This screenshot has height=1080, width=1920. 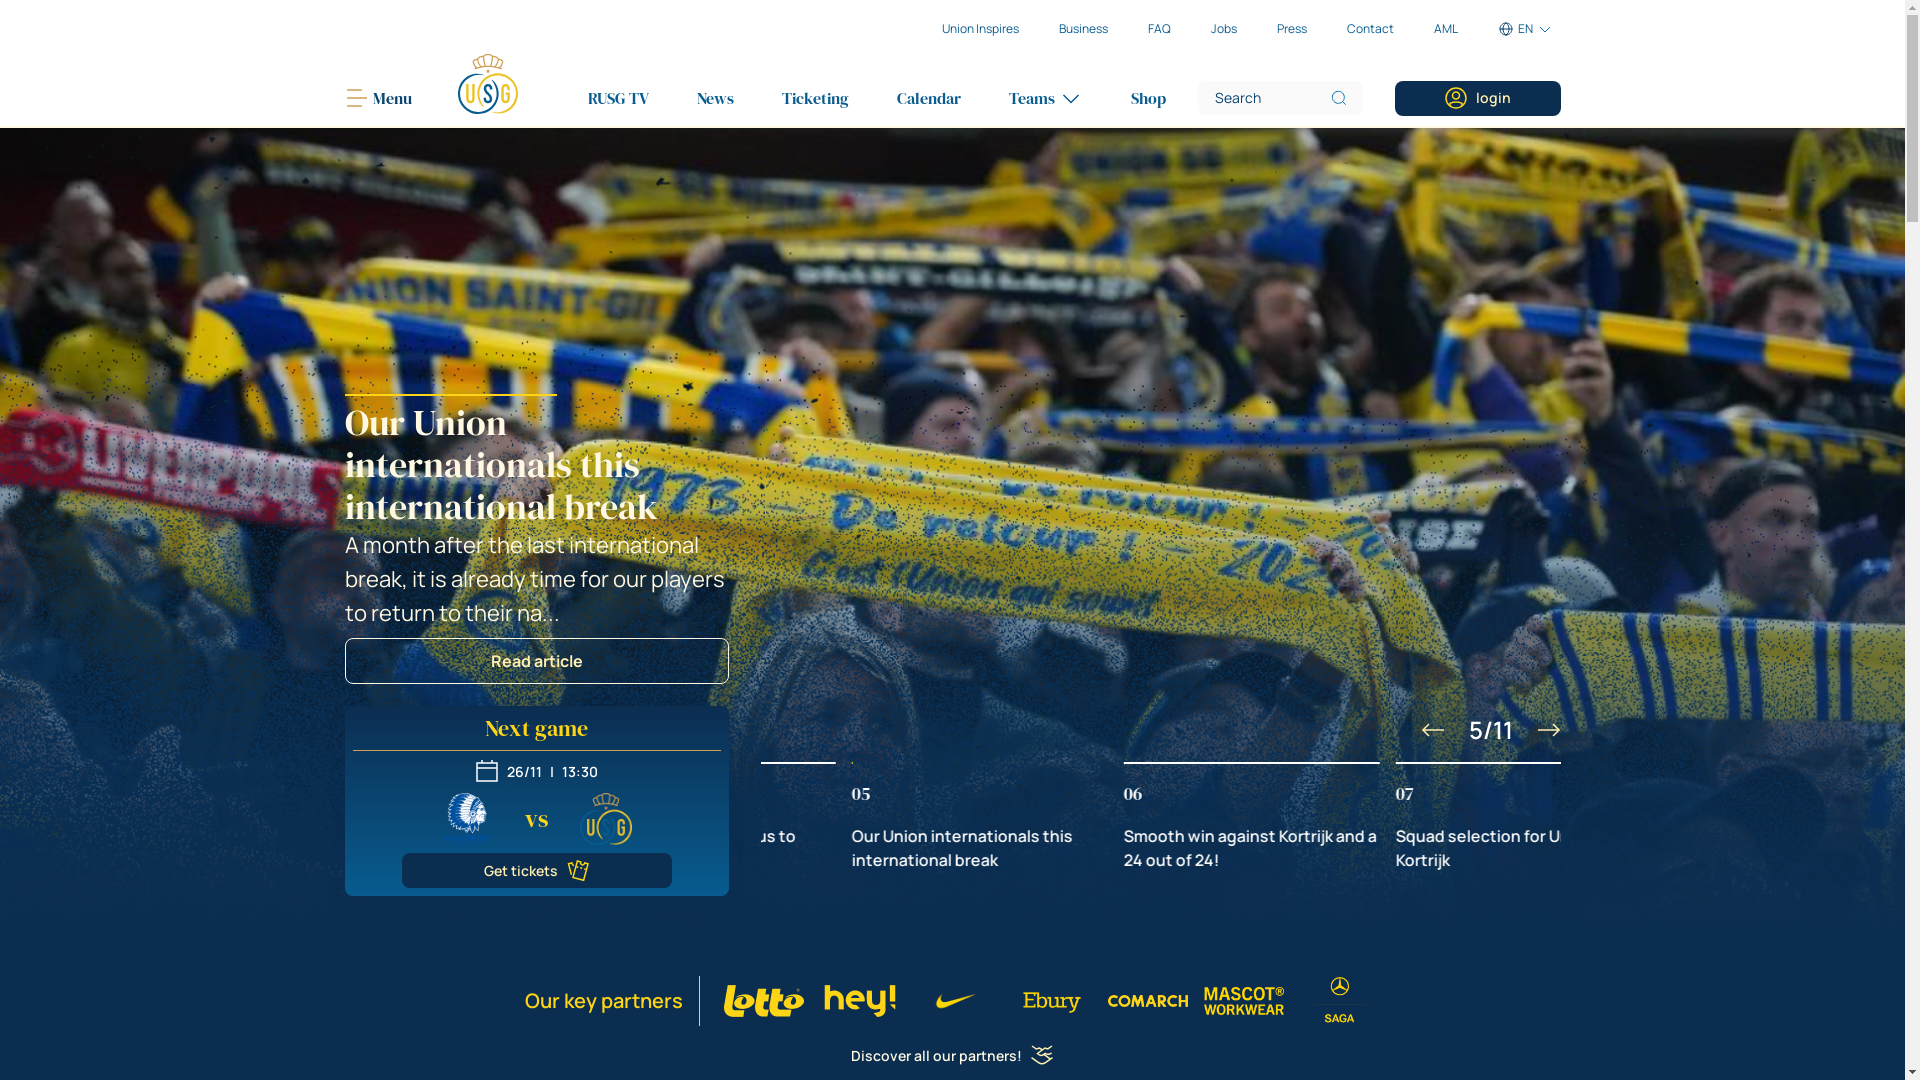 What do you see at coordinates (1044, 97) in the screenshot?
I see `'Teams'` at bounding box center [1044, 97].